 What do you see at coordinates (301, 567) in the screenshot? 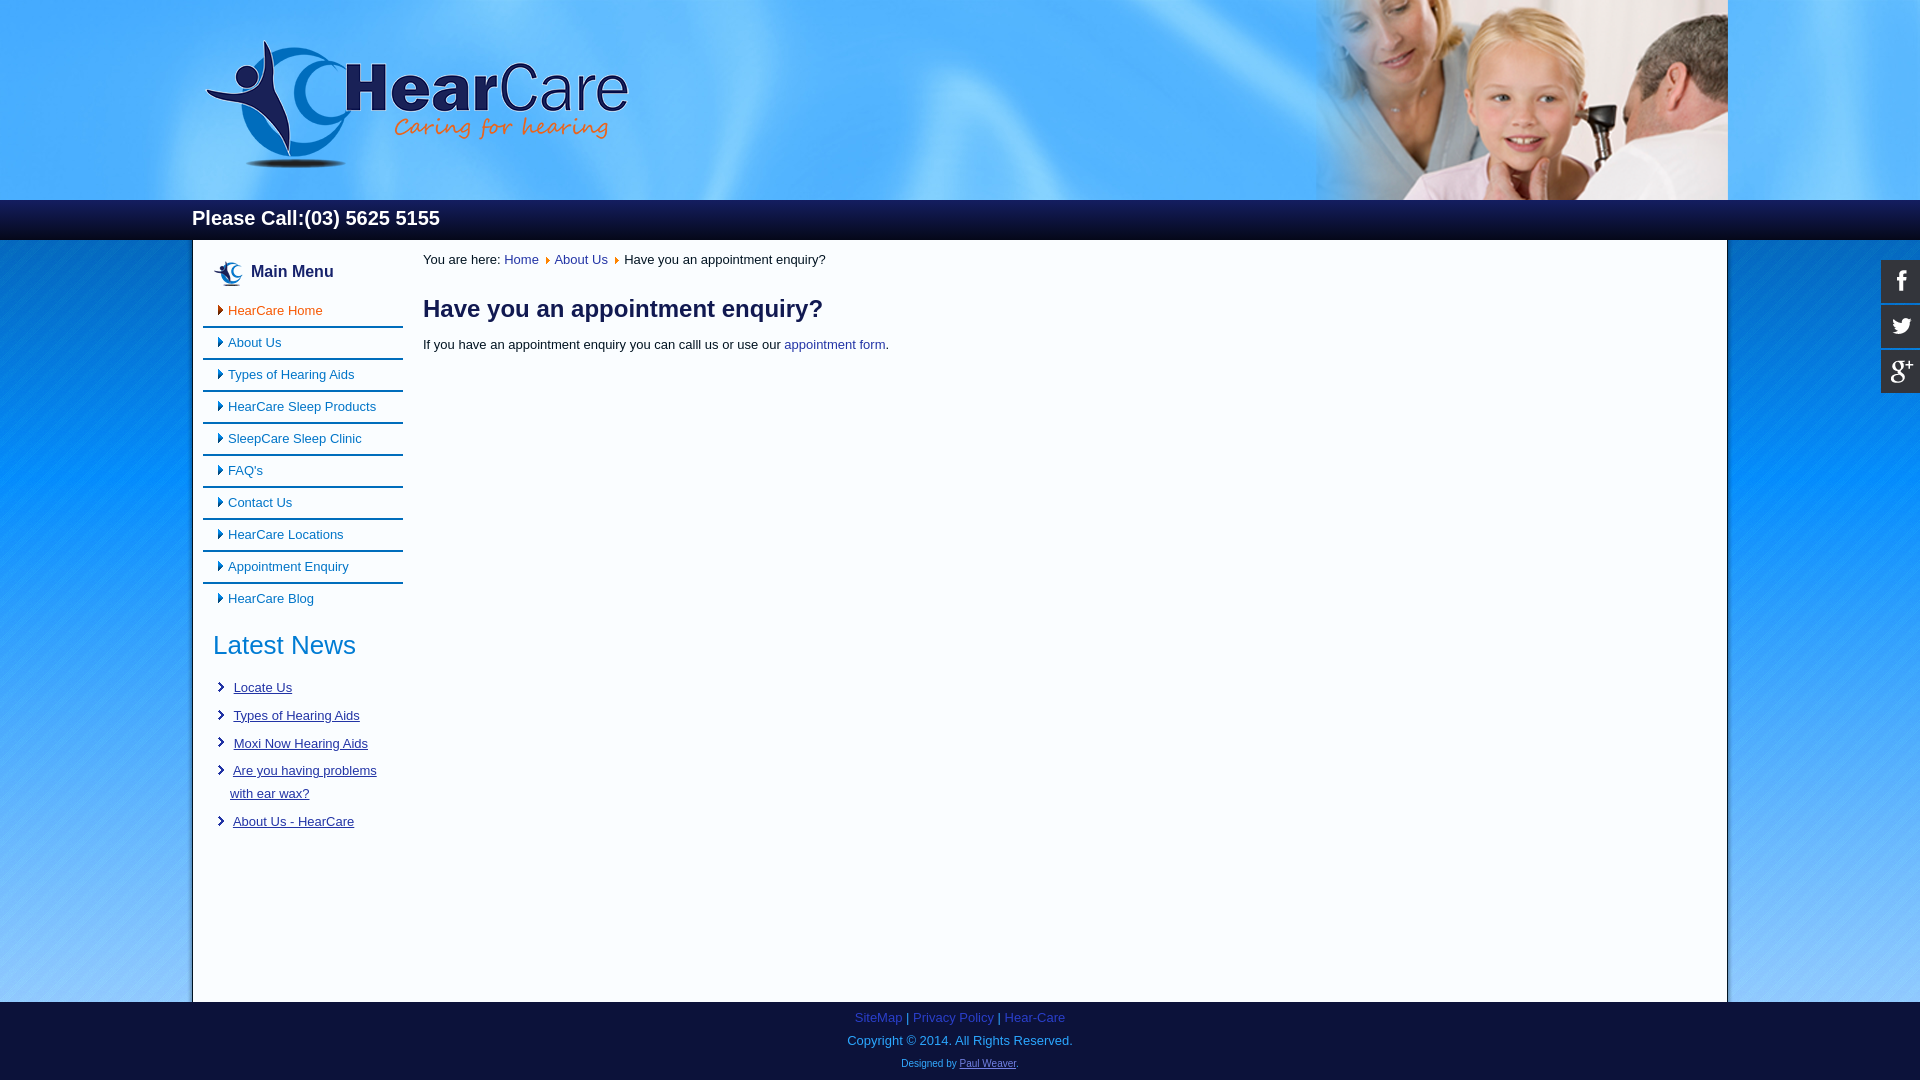
I see `'Appointment Enquiry'` at bounding box center [301, 567].